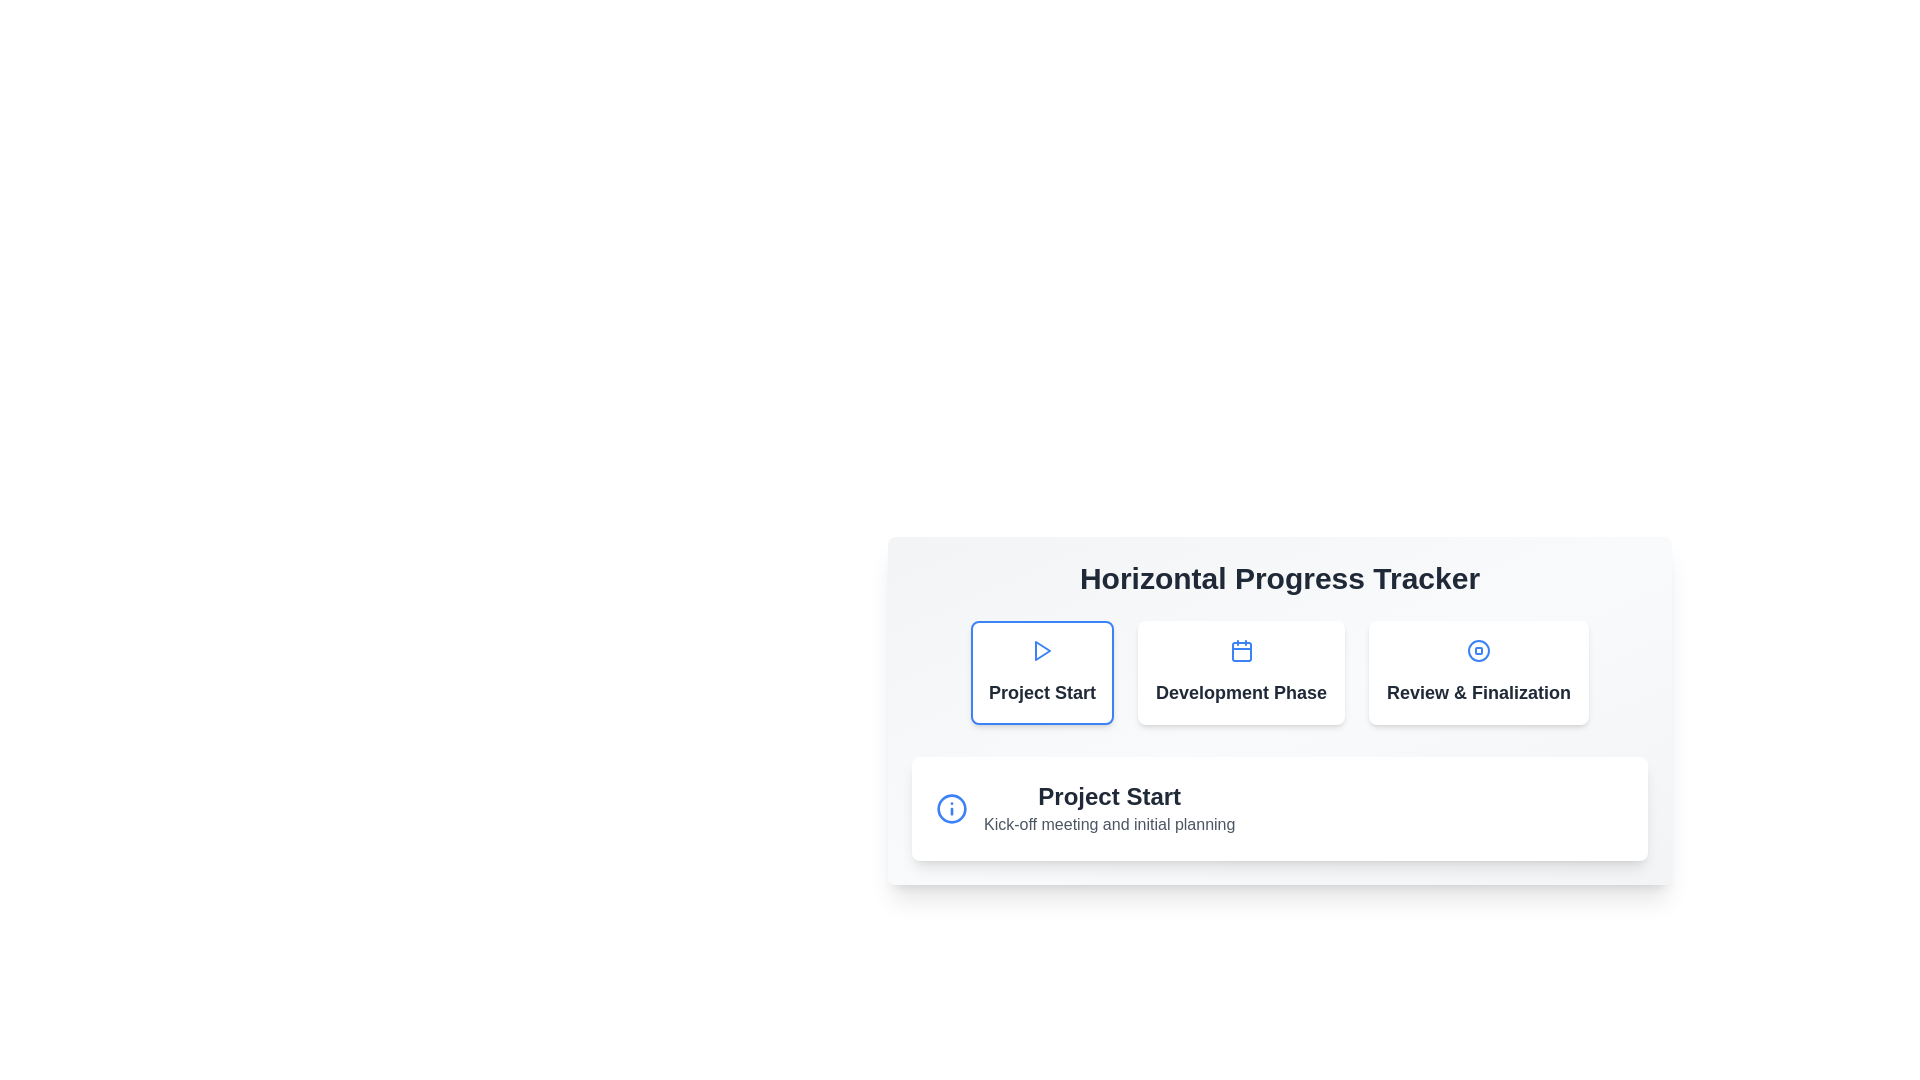 Image resolution: width=1920 pixels, height=1080 pixels. Describe the element at coordinates (1280, 709) in the screenshot. I see `the Progress Indicator located centrally below the title 'Horizontal Progress Tracker'` at that location.